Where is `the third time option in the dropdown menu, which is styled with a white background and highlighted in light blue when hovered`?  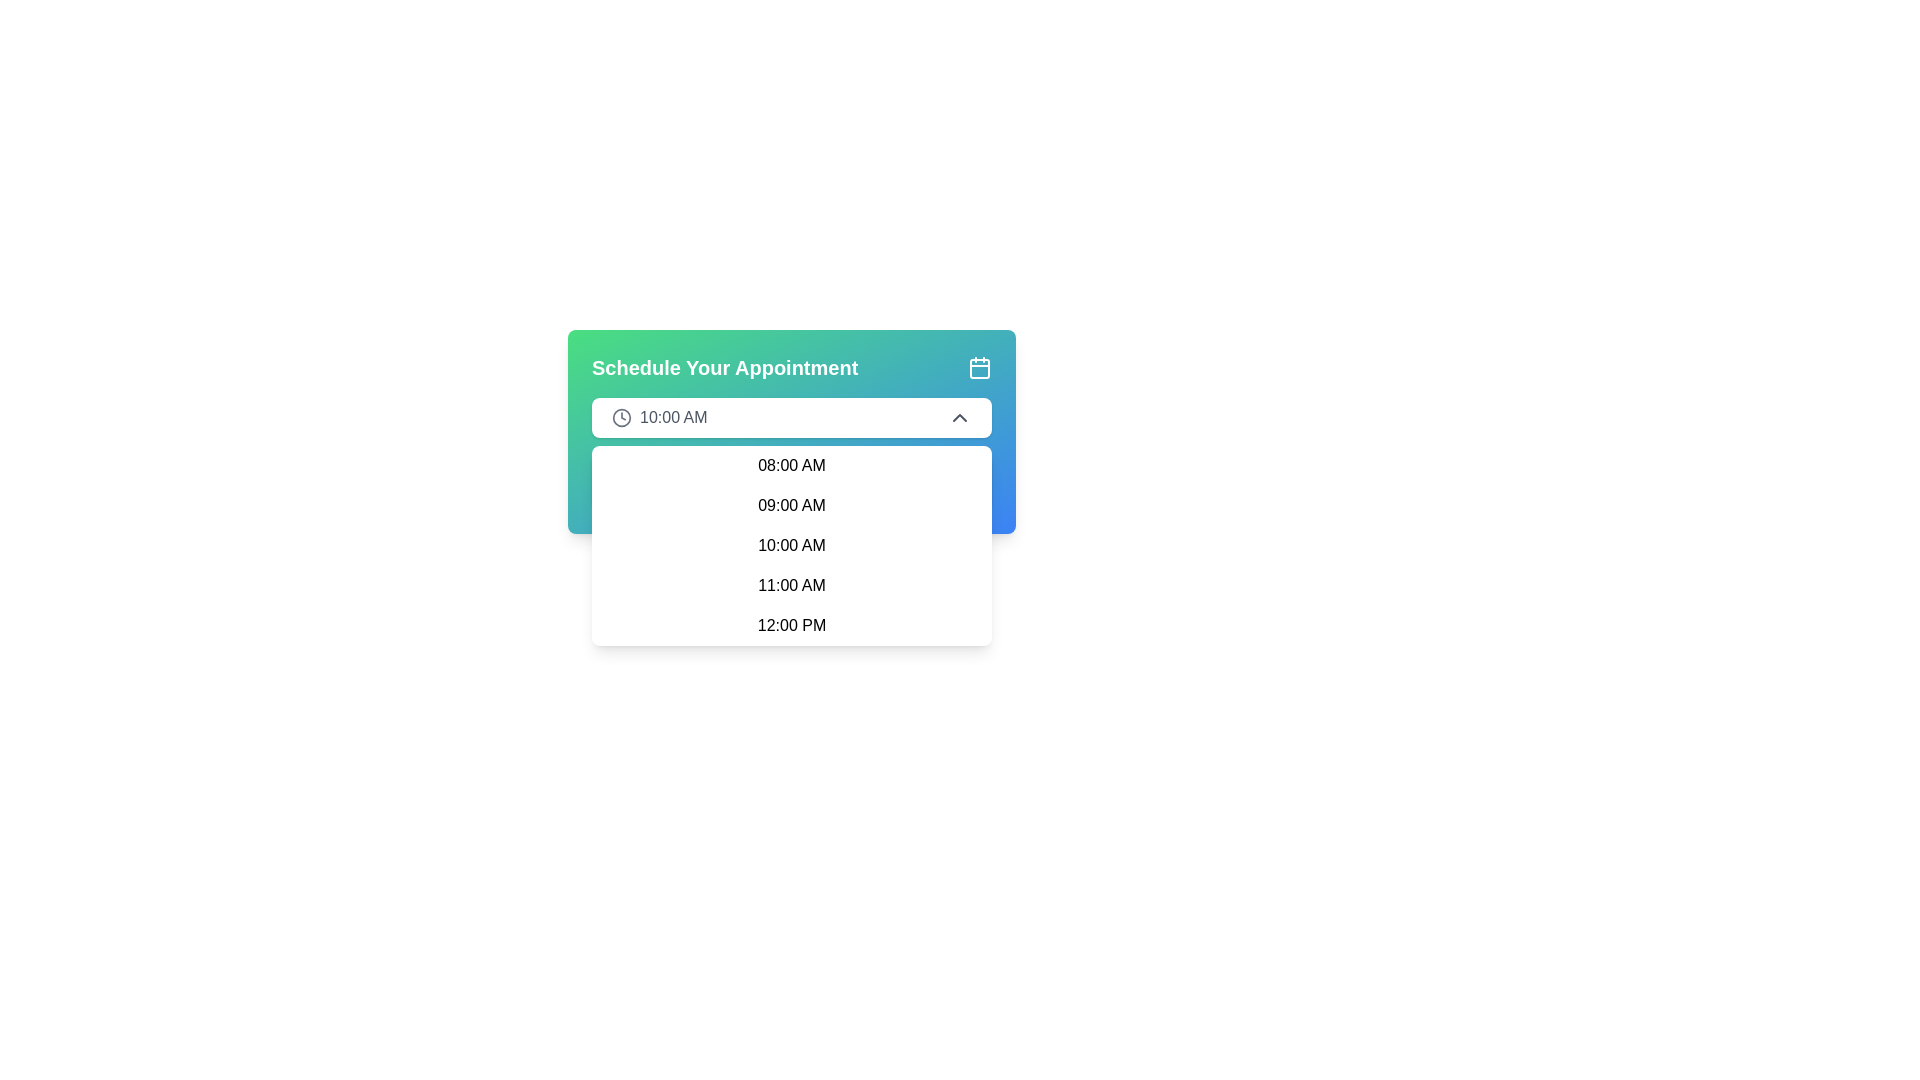 the third time option in the dropdown menu, which is styled with a white background and highlighted in light blue when hovered is located at coordinates (791, 546).